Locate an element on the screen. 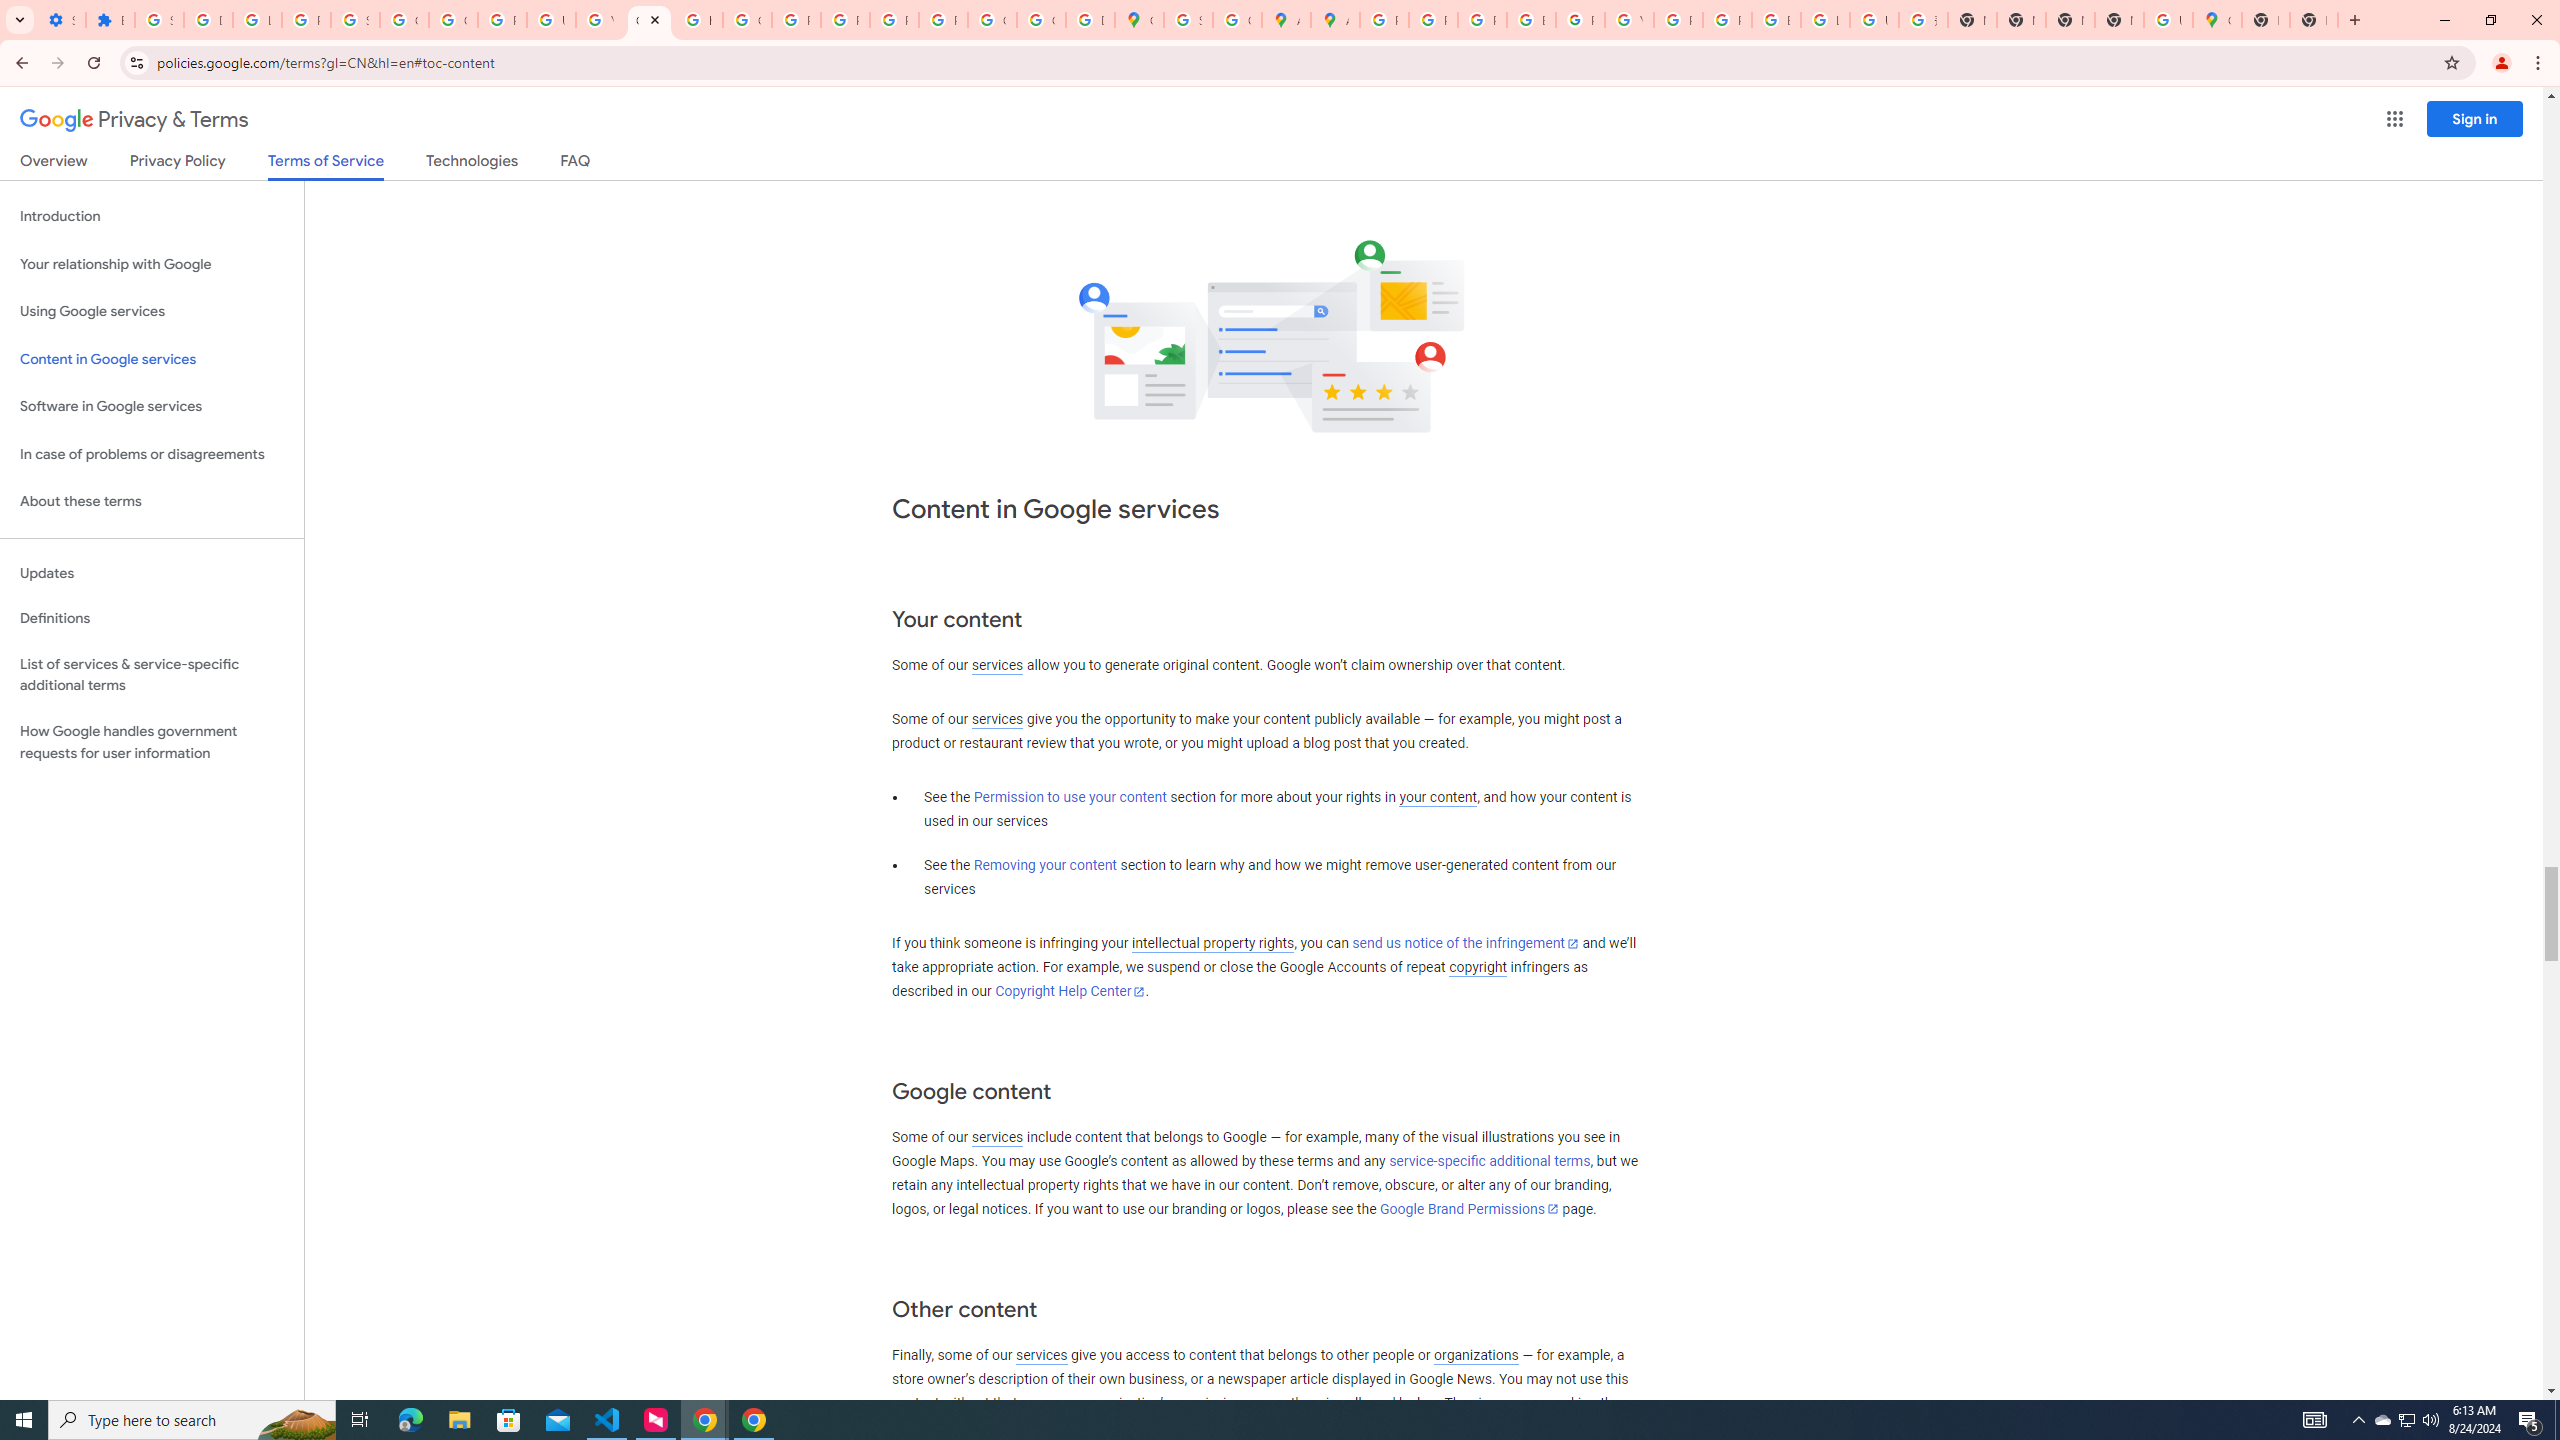 This screenshot has height=1440, width=2560. 'Policy Accountability and Transparency - Transparency Center' is located at coordinates (1383, 19).